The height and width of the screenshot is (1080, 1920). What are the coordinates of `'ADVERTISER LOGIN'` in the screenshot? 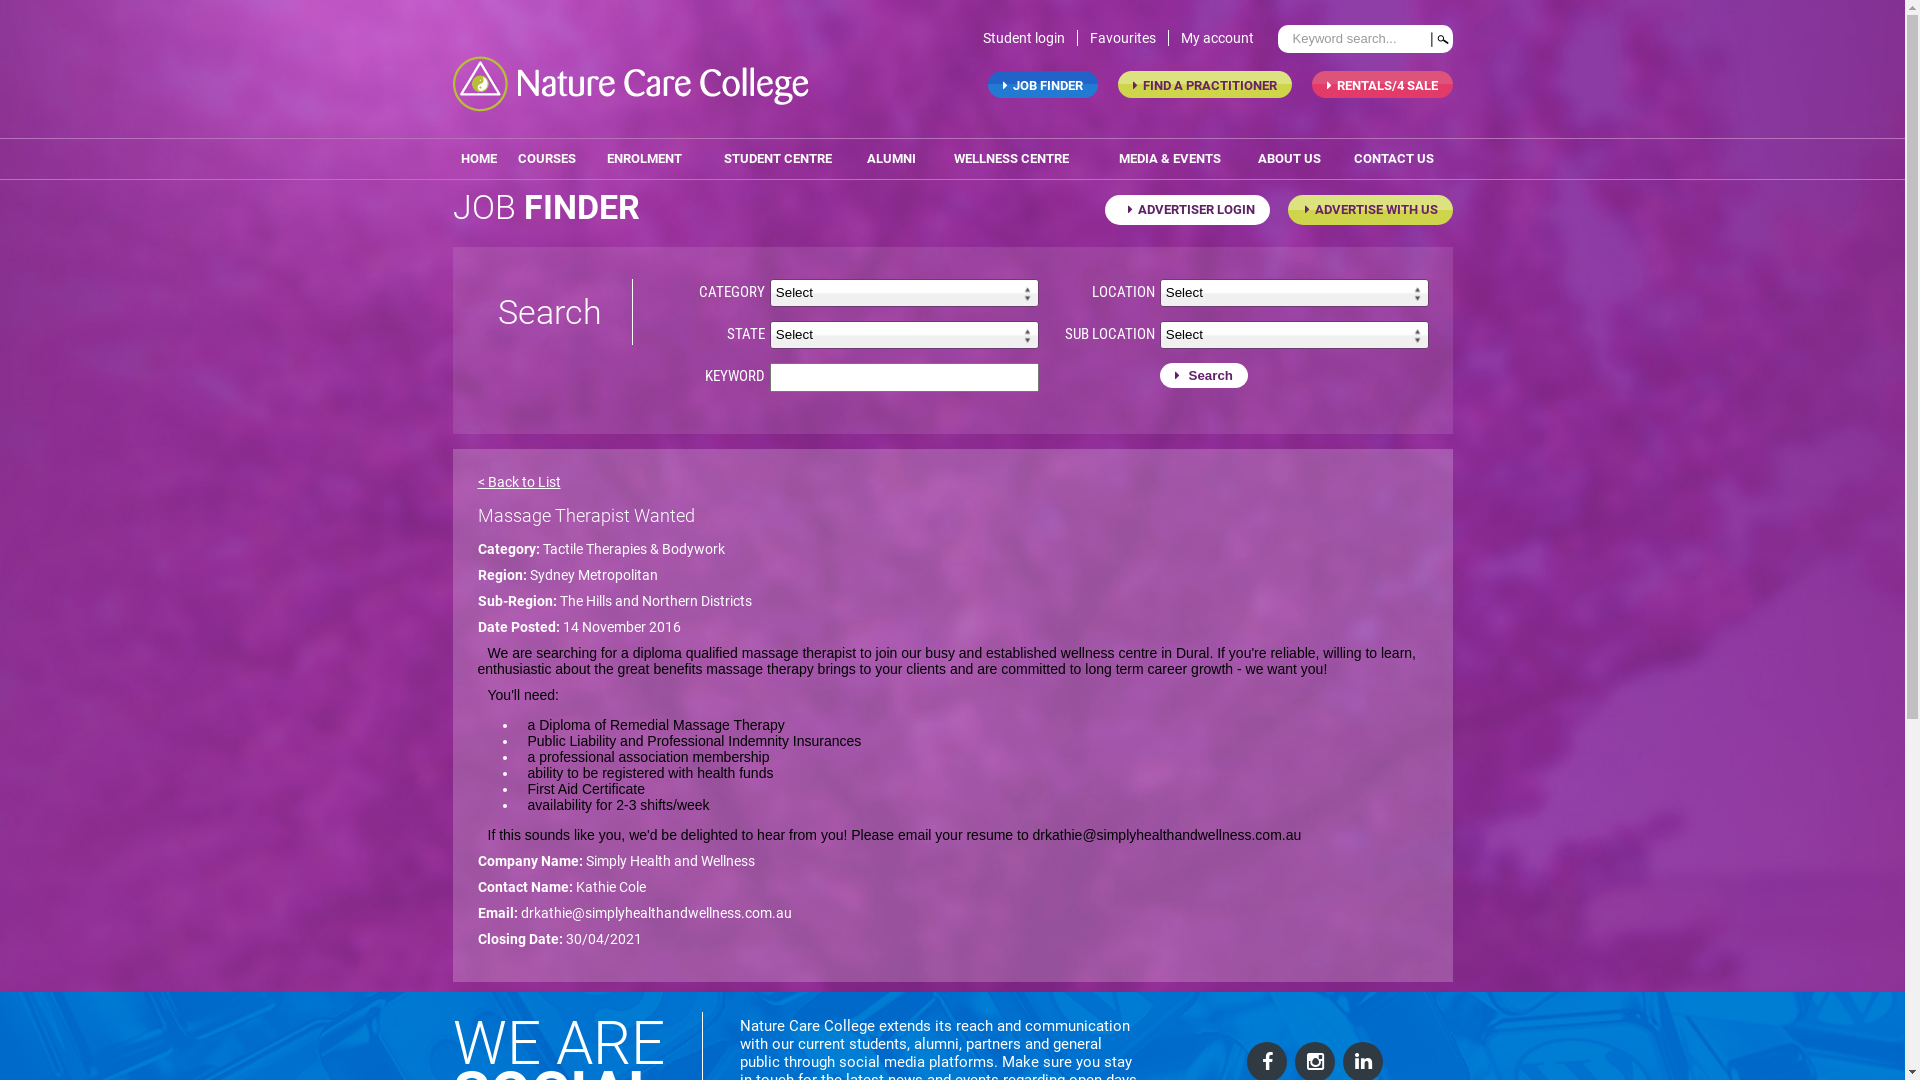 It's located at (1186, 209).